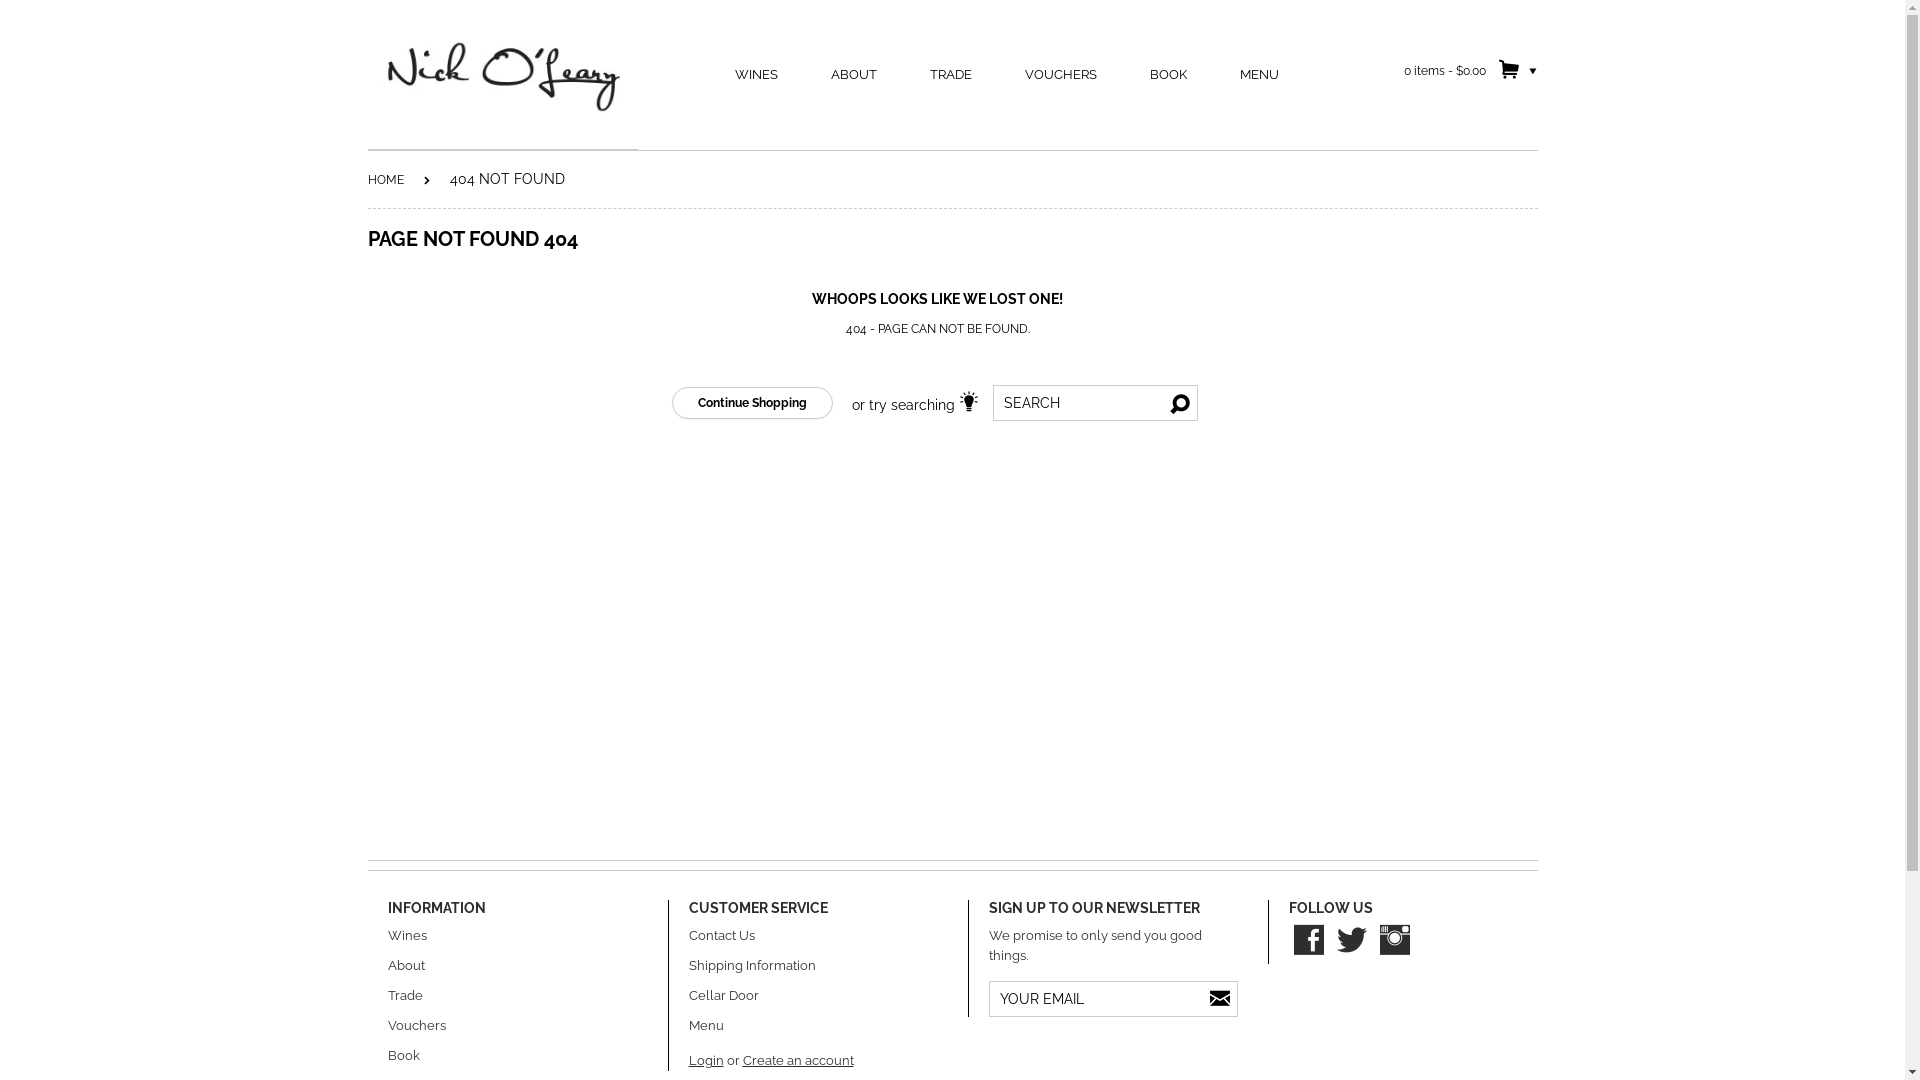 This screenshot has height=1080, width=1920. What do you see at coordinates (854, 73) in the screenshot?
I see `'ABOUT'` at bounding box center [854, 73].